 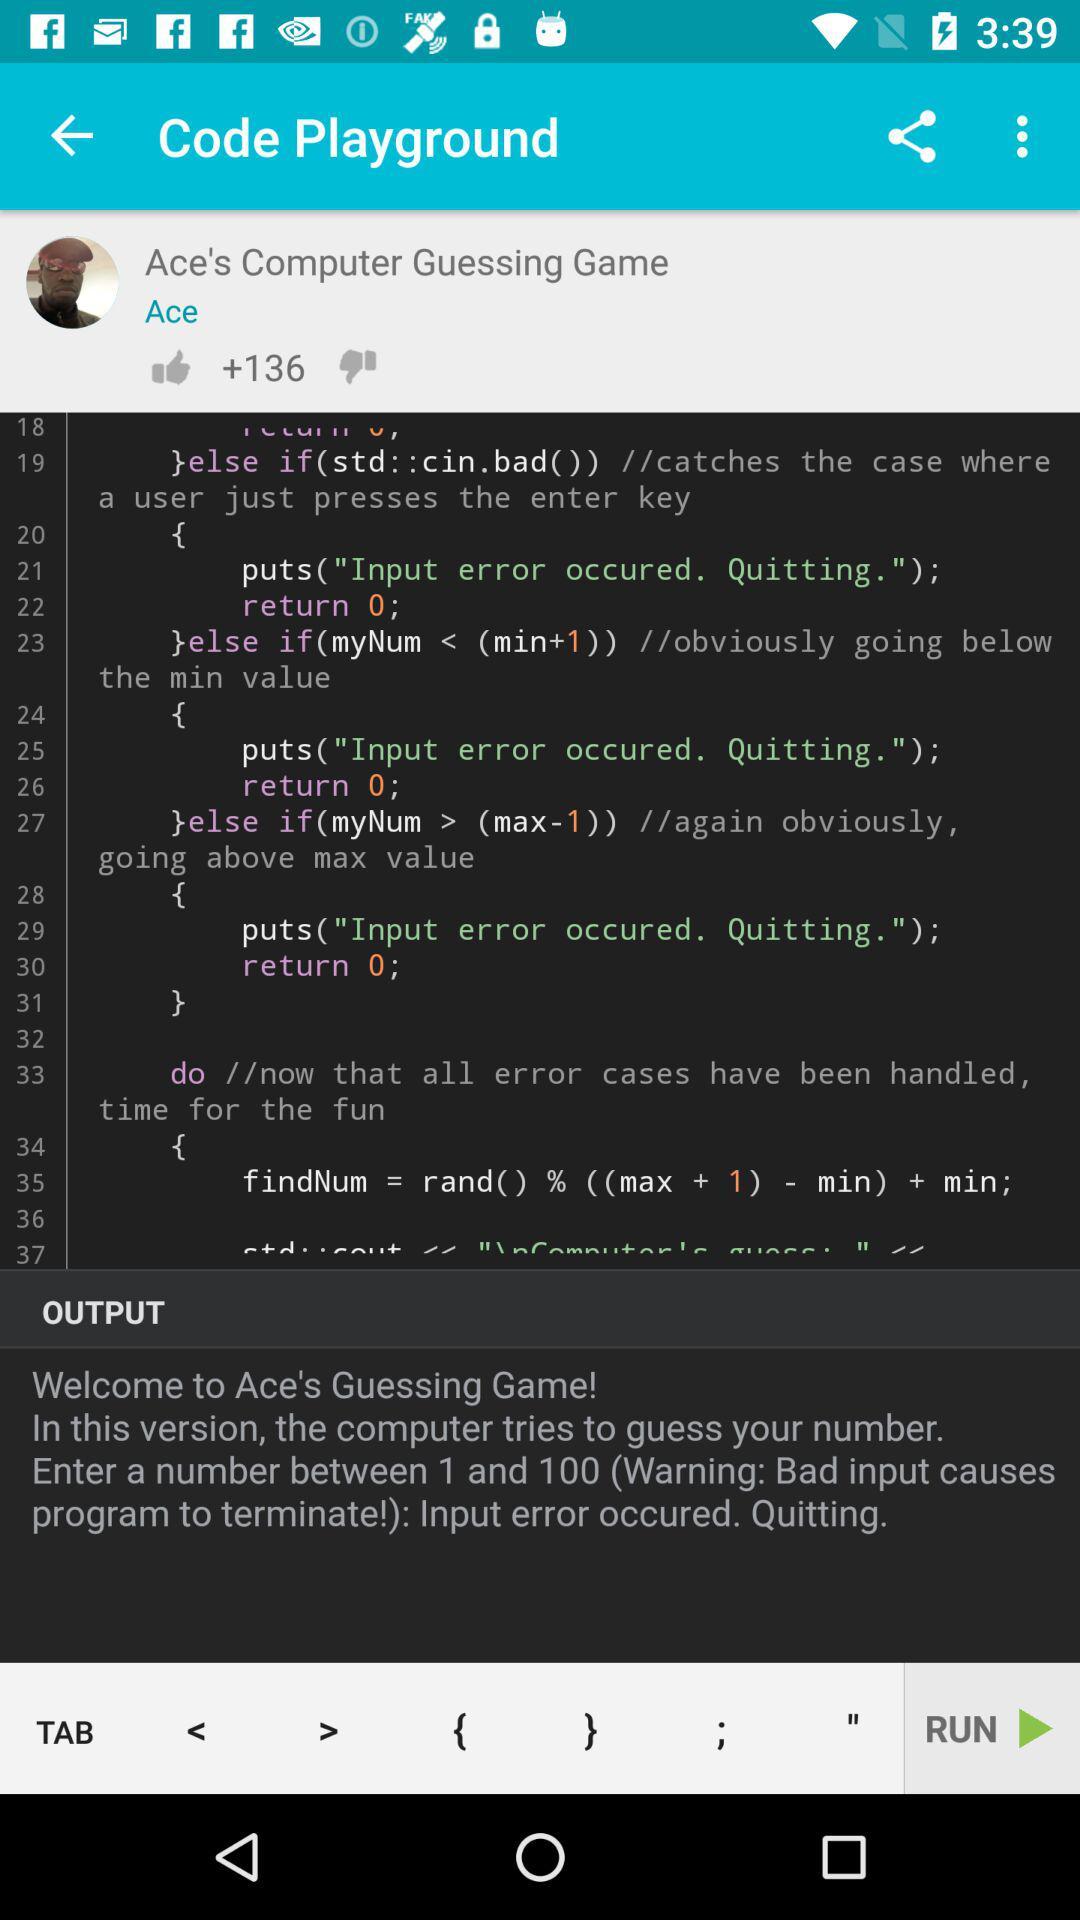 What do you see at coordinates (356, 366) in the screenshot?
I see `dislikes are notified` at bounding box center [356, 366].